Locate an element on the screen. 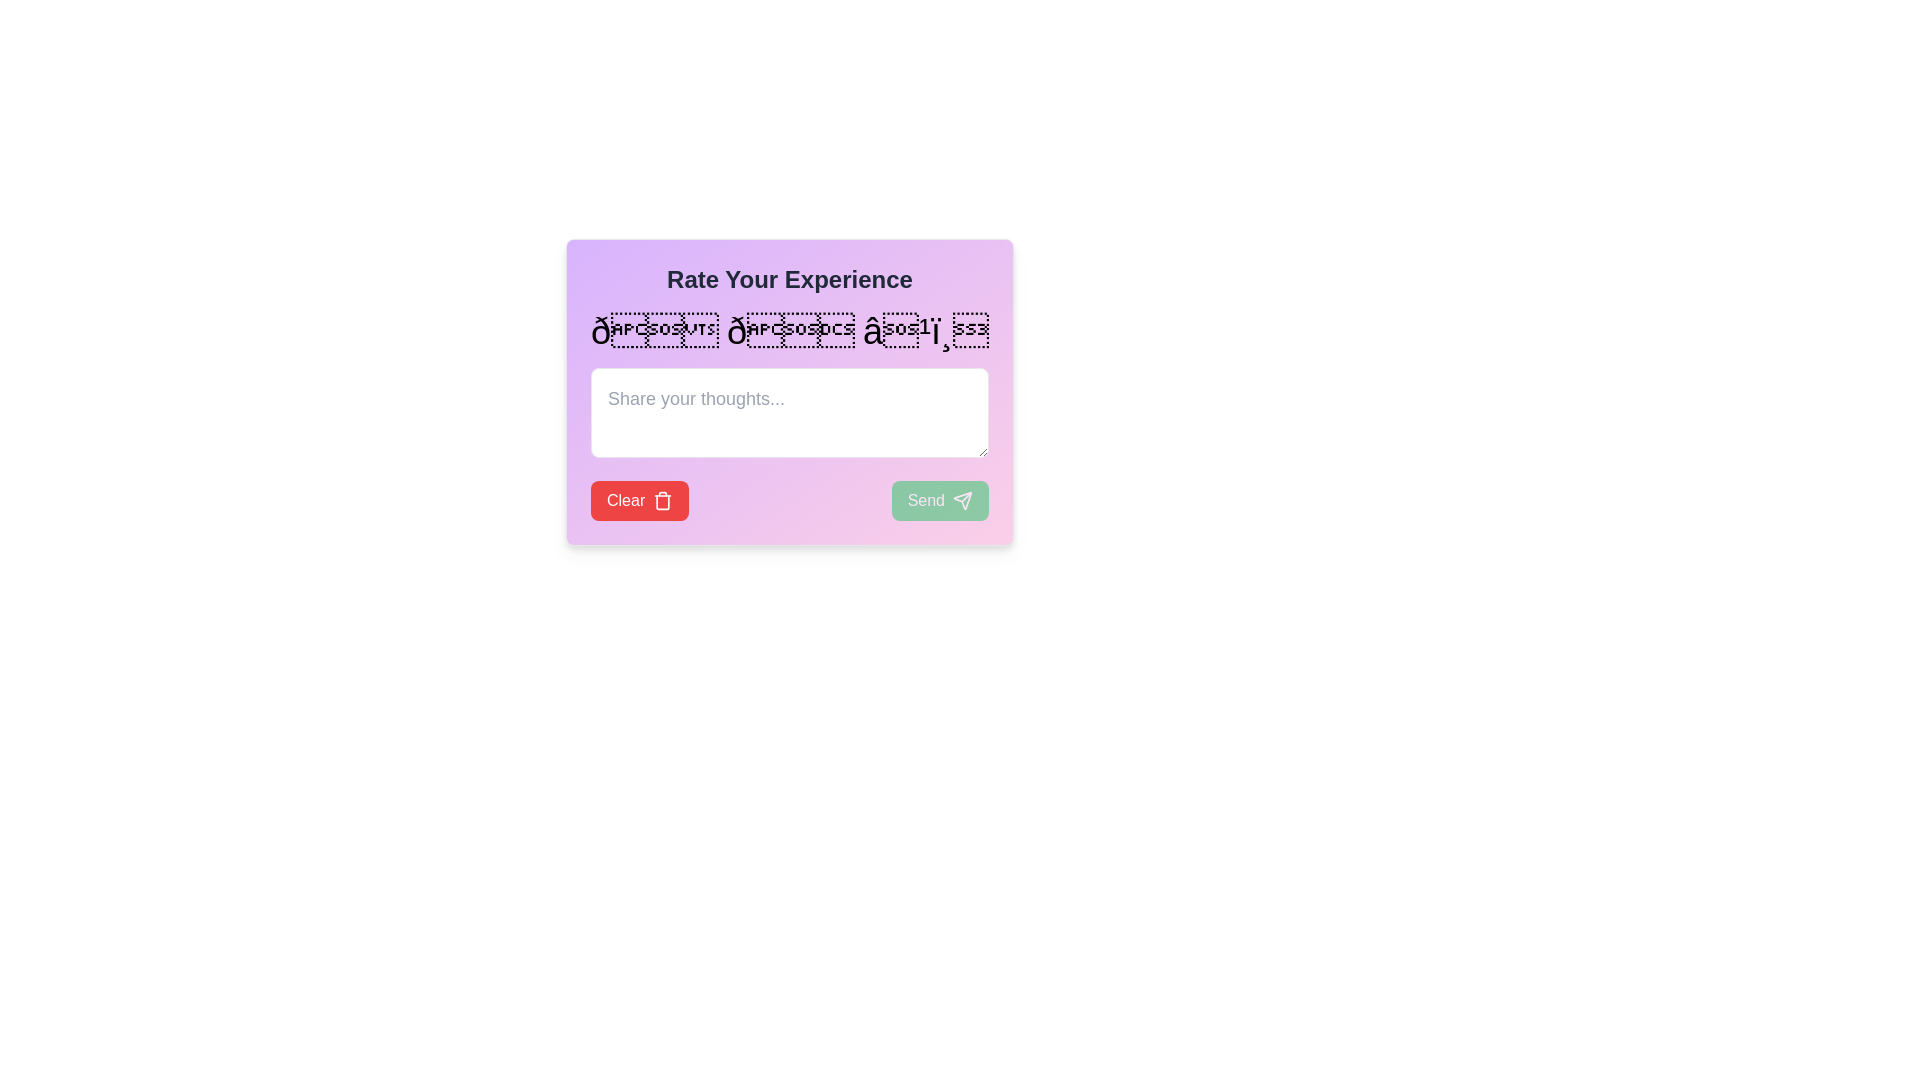 The height and width of the screenshot is (1080, 1920). the paper airplane icon located inside the green 'Send' button at the bottom-right of the feedback form is located at coordinates (963, 500).